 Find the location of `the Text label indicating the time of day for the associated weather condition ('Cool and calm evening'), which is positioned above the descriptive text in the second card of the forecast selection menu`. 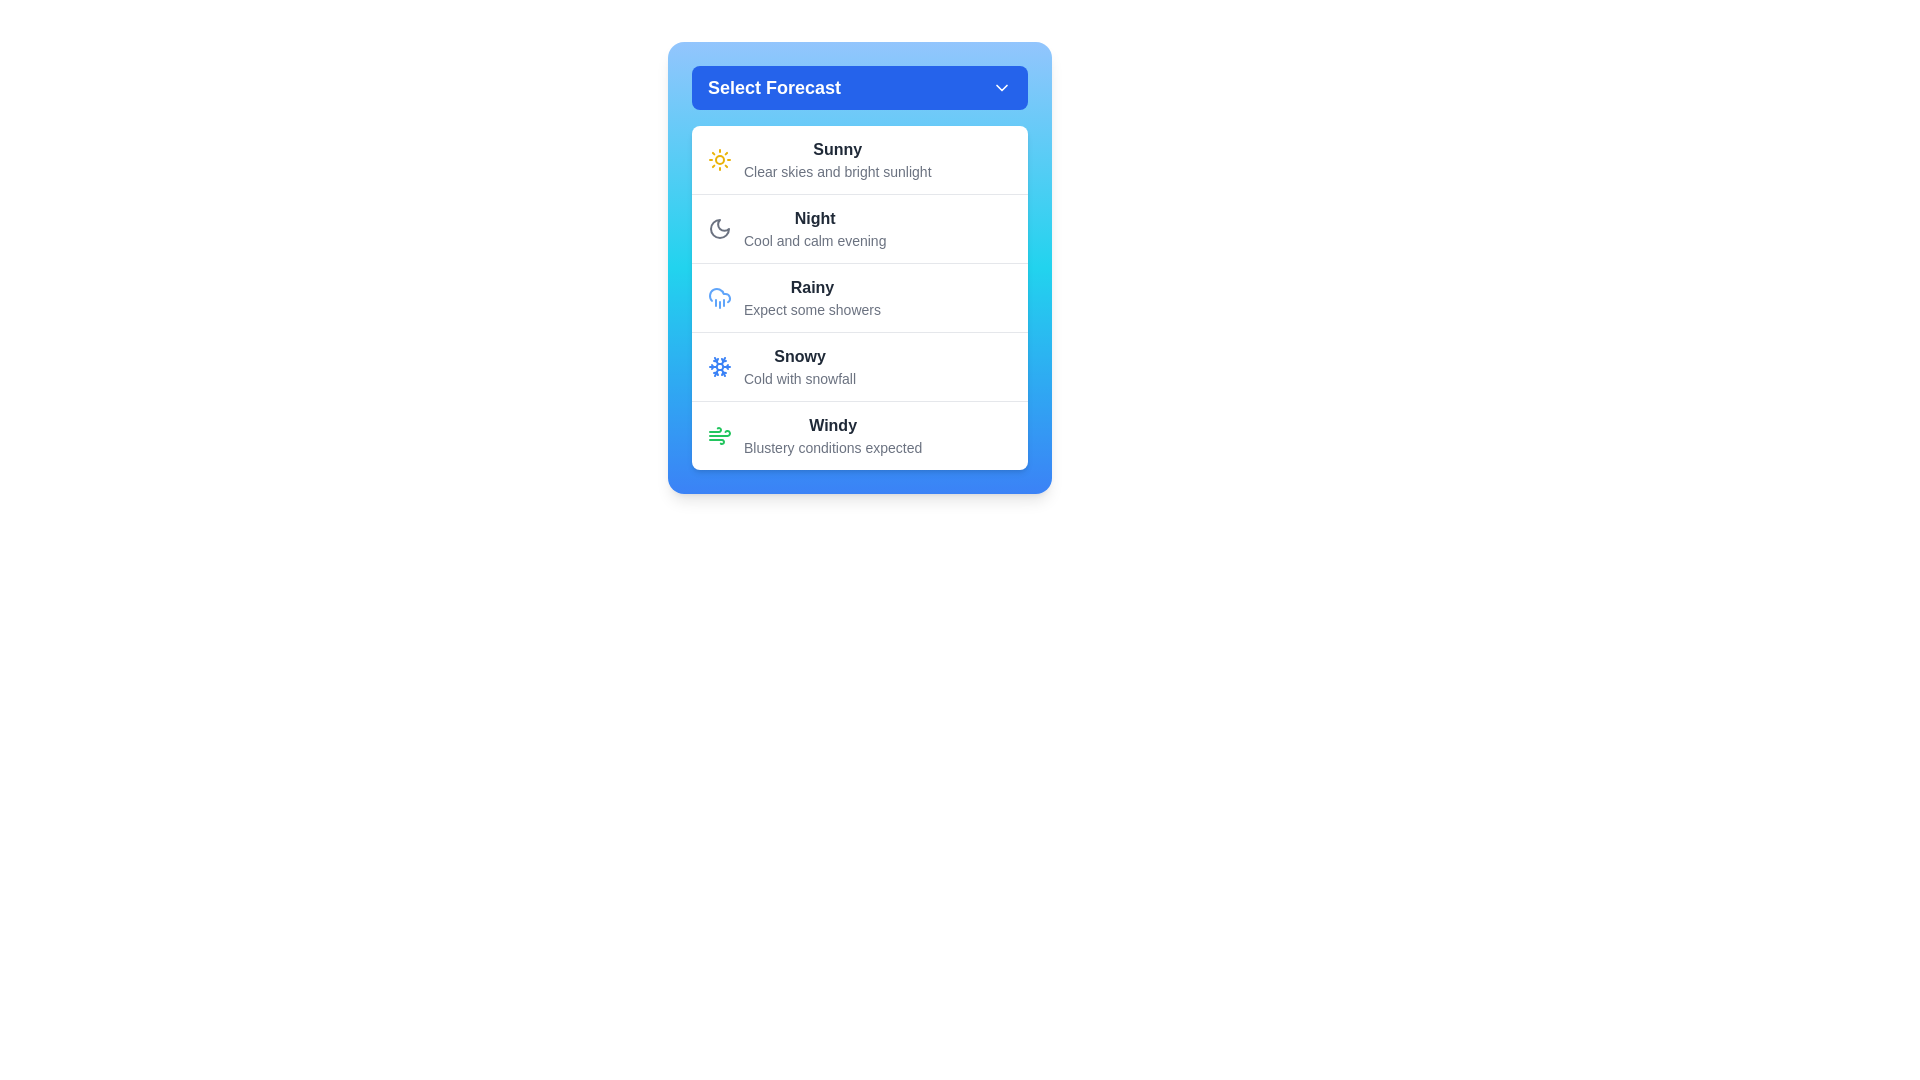

the Text label indicating the time of day for the associated weather condition ('Cool and calm evening'), which is positioned above the descriptive text in the second card of the forecast selection menu is located at coordinates (815, 219).